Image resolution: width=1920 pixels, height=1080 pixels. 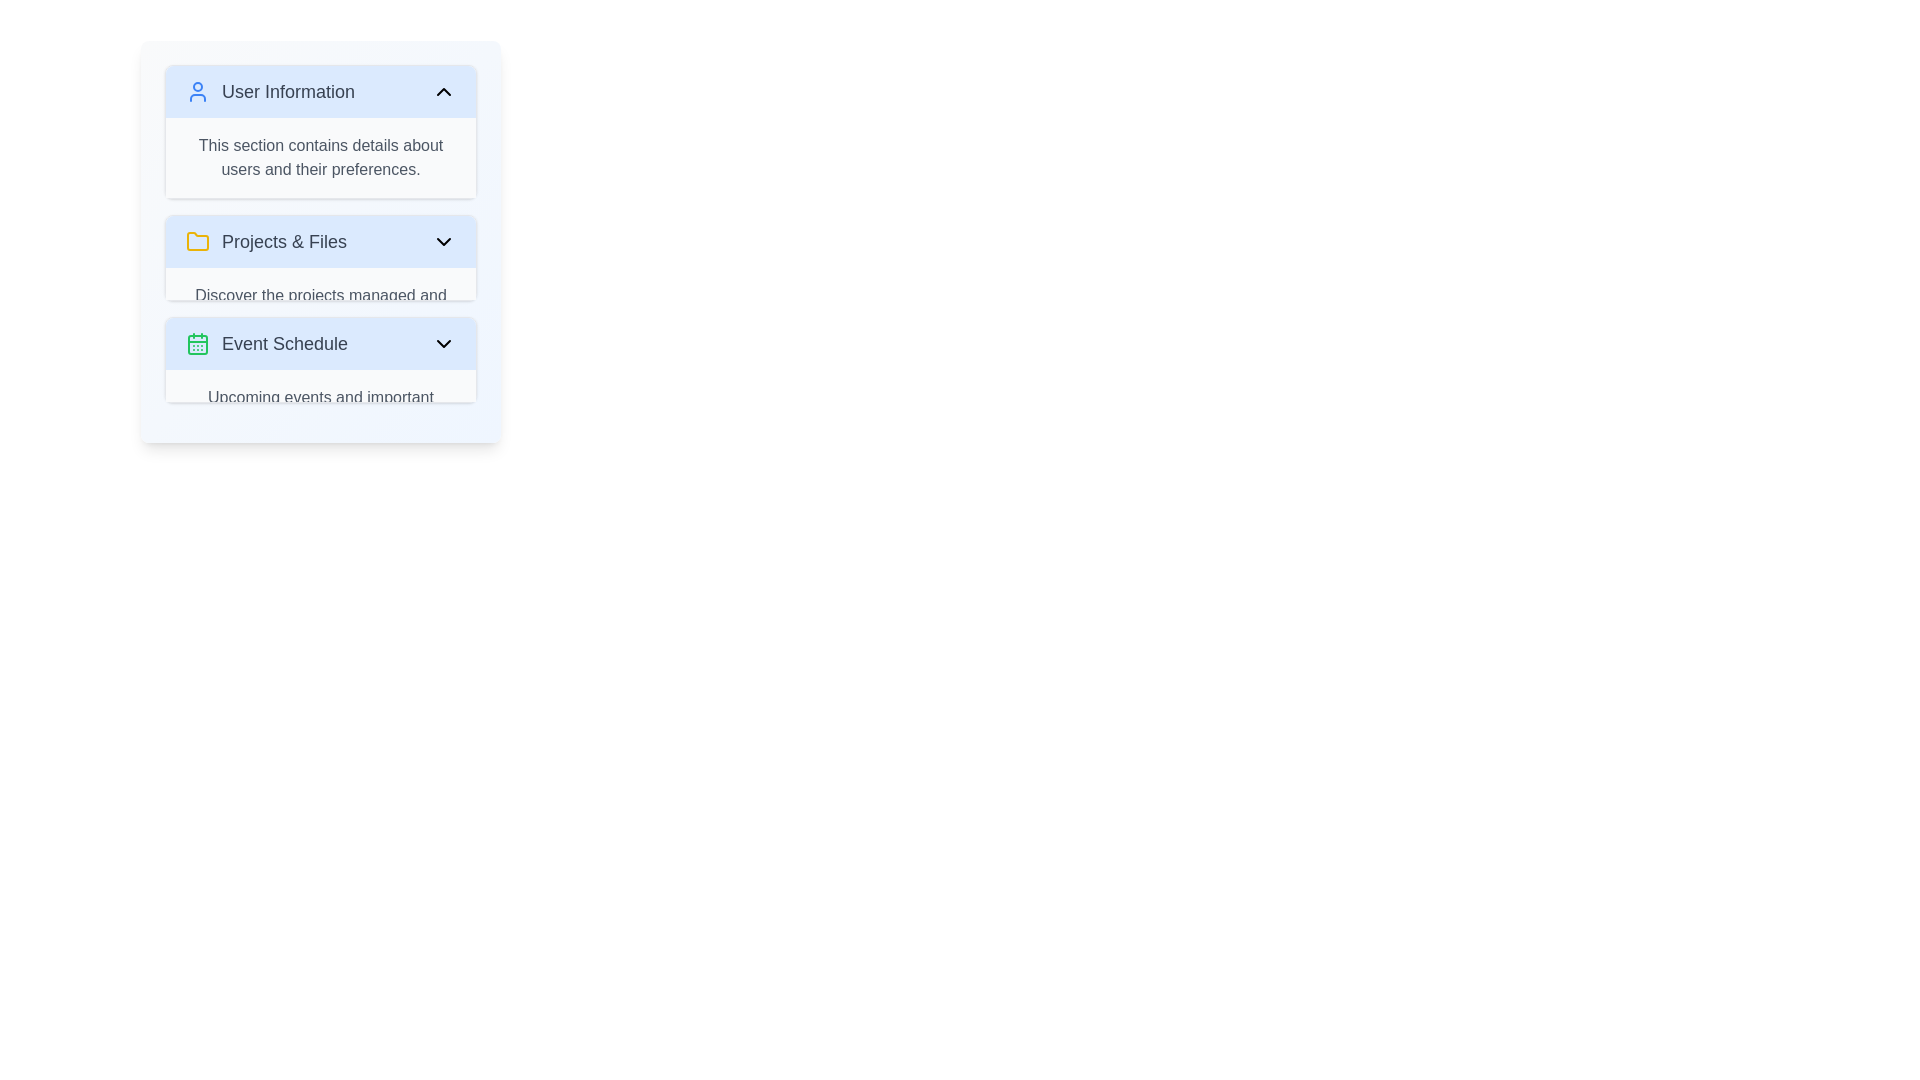 I want to click on the 'Event Schedule' text label, which is the third section in a vertical menu layout, located adjacent to a calendar icon, so click(x=284, y=342).